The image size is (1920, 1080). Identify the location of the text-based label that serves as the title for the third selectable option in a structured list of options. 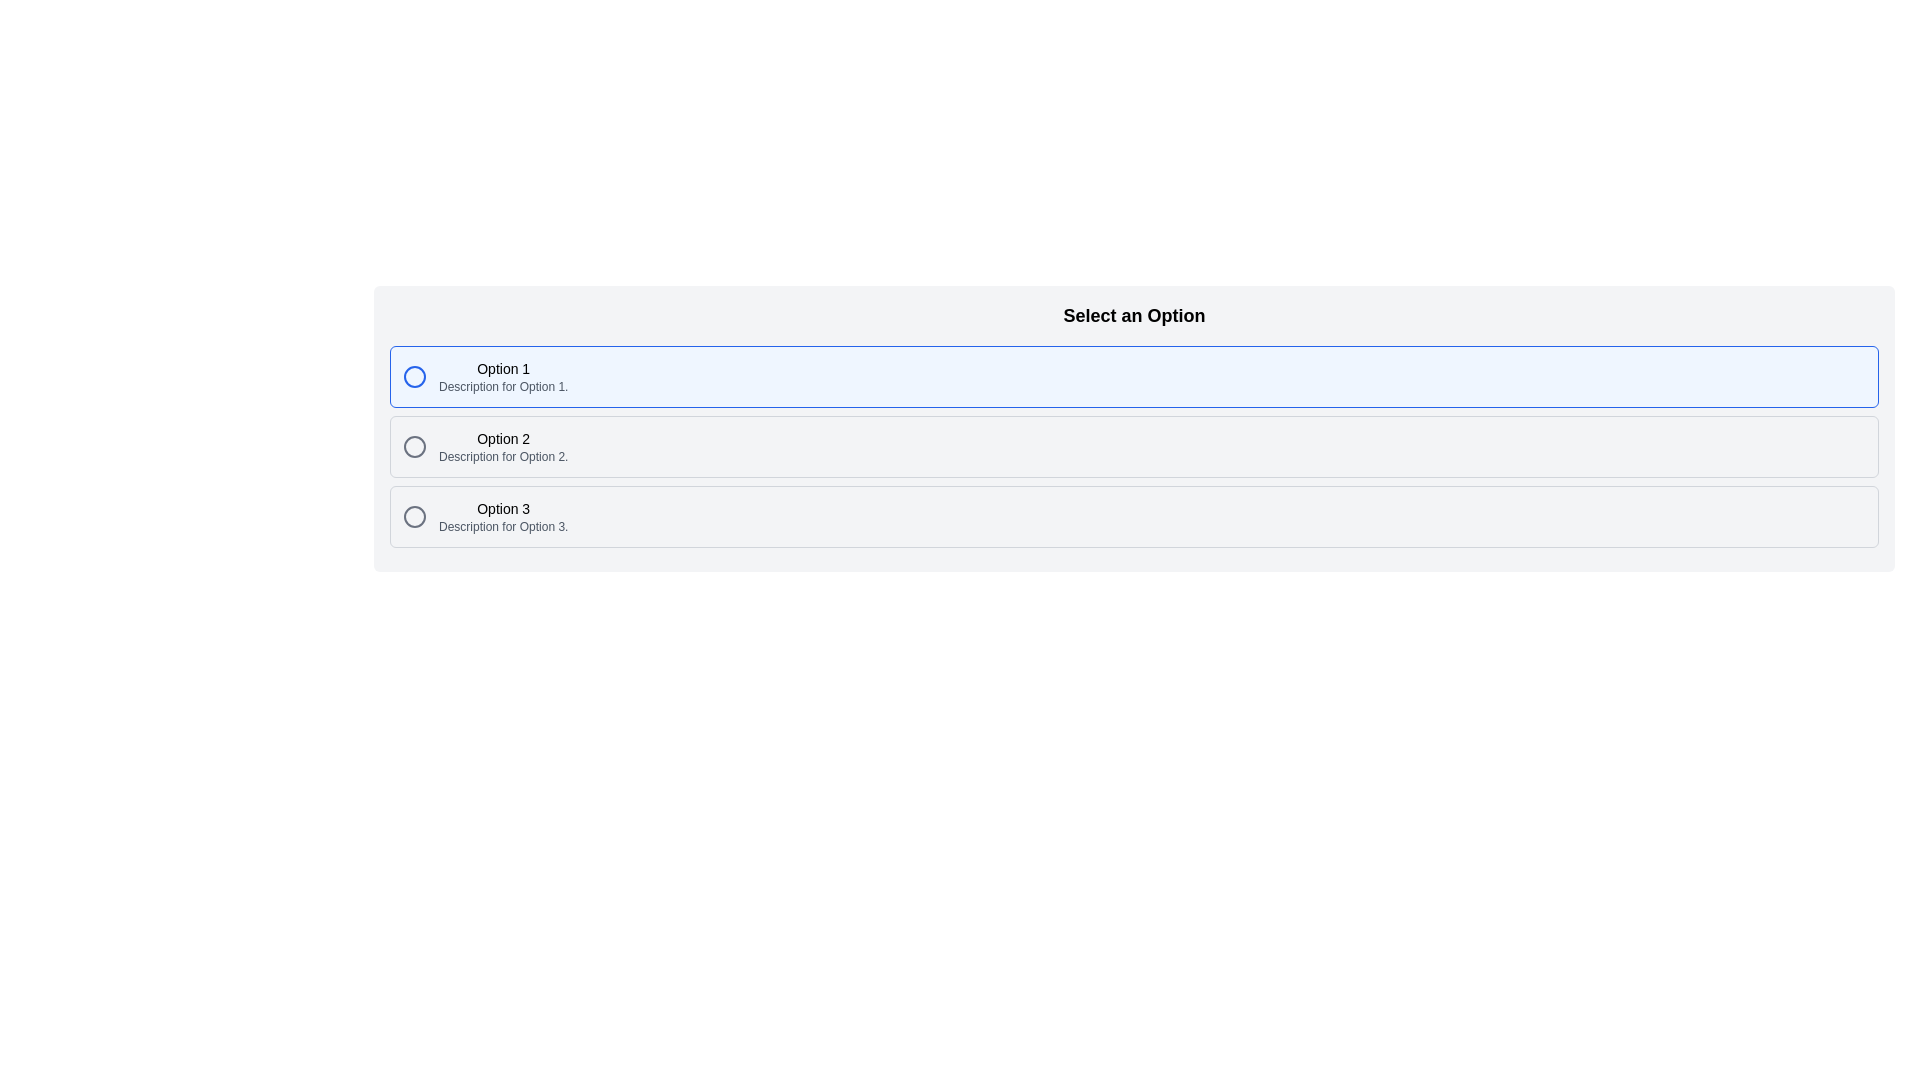
(503, 508).